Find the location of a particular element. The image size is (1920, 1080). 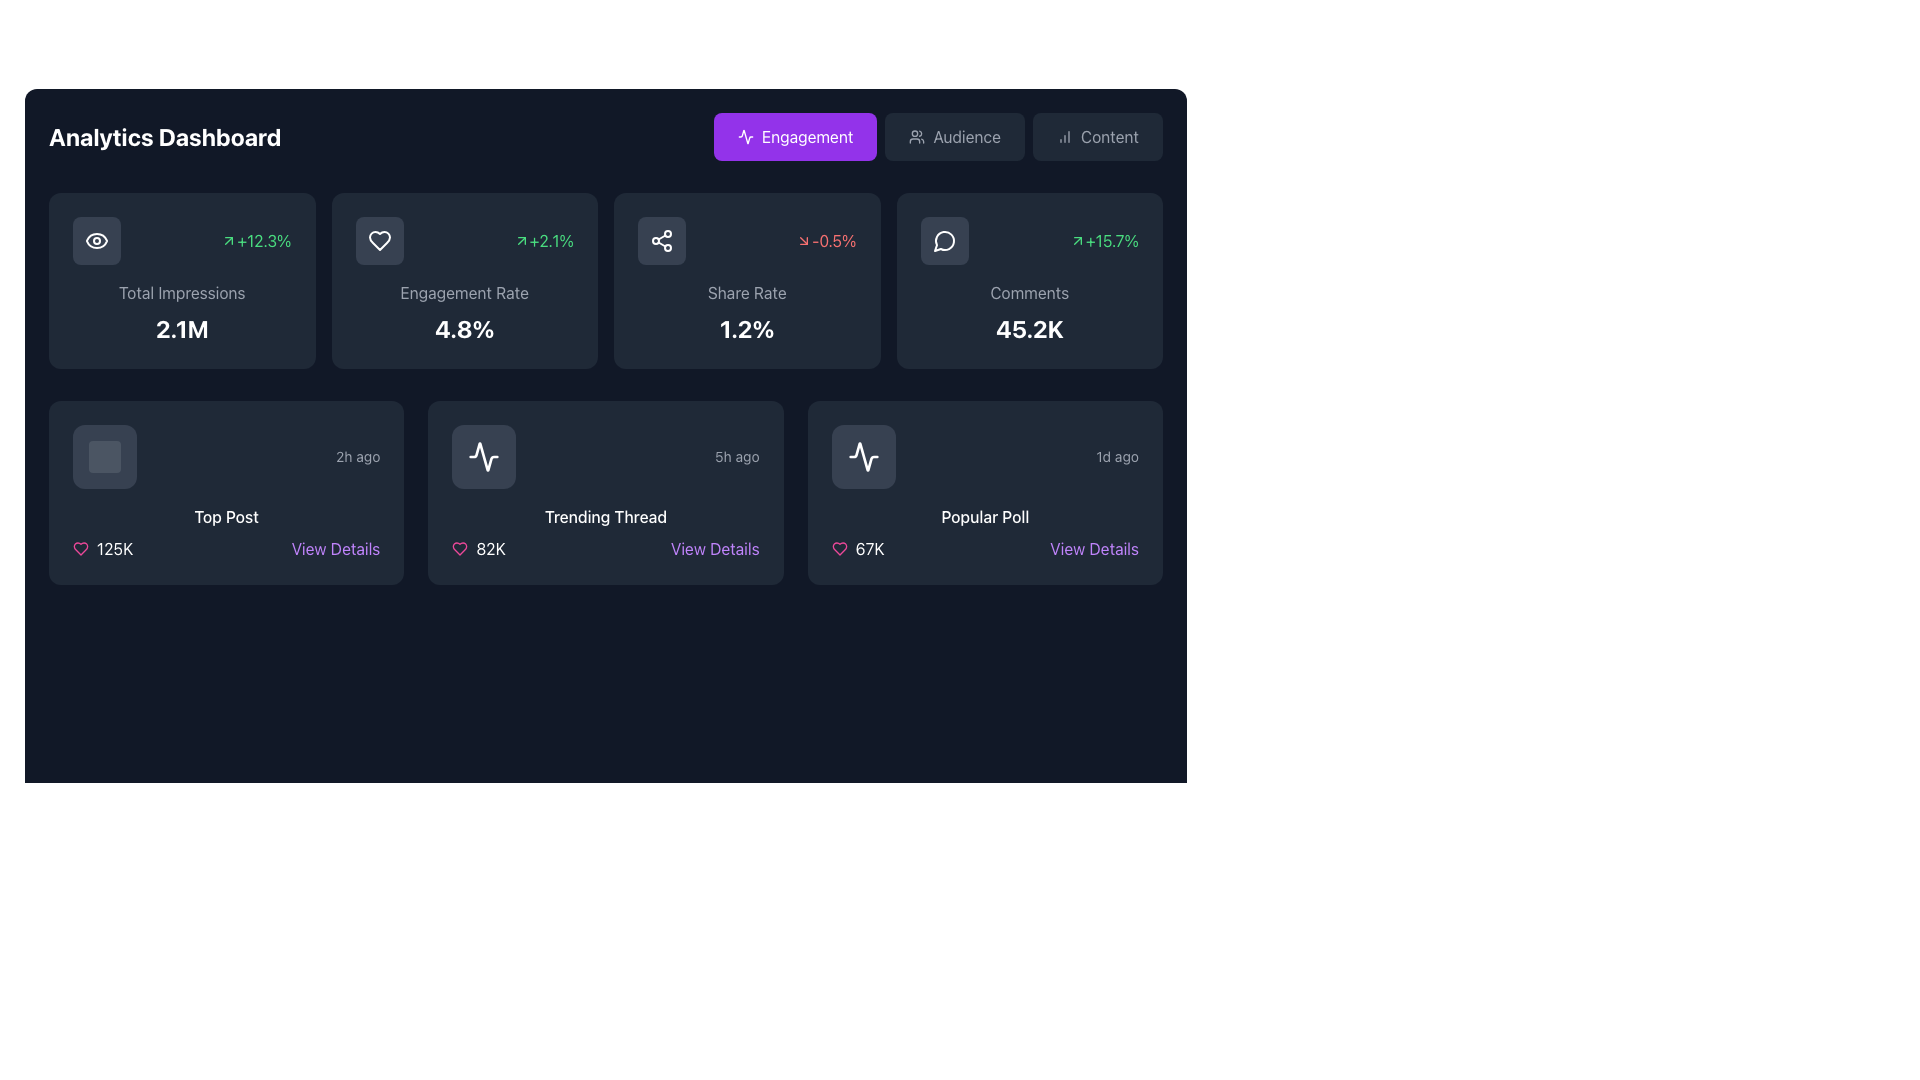

displayed number '67K' from the text label located in the bottom-right card labeled 'Popular Poll', which is adjacent to a pink heart icon is located at coordinates (870, 548).